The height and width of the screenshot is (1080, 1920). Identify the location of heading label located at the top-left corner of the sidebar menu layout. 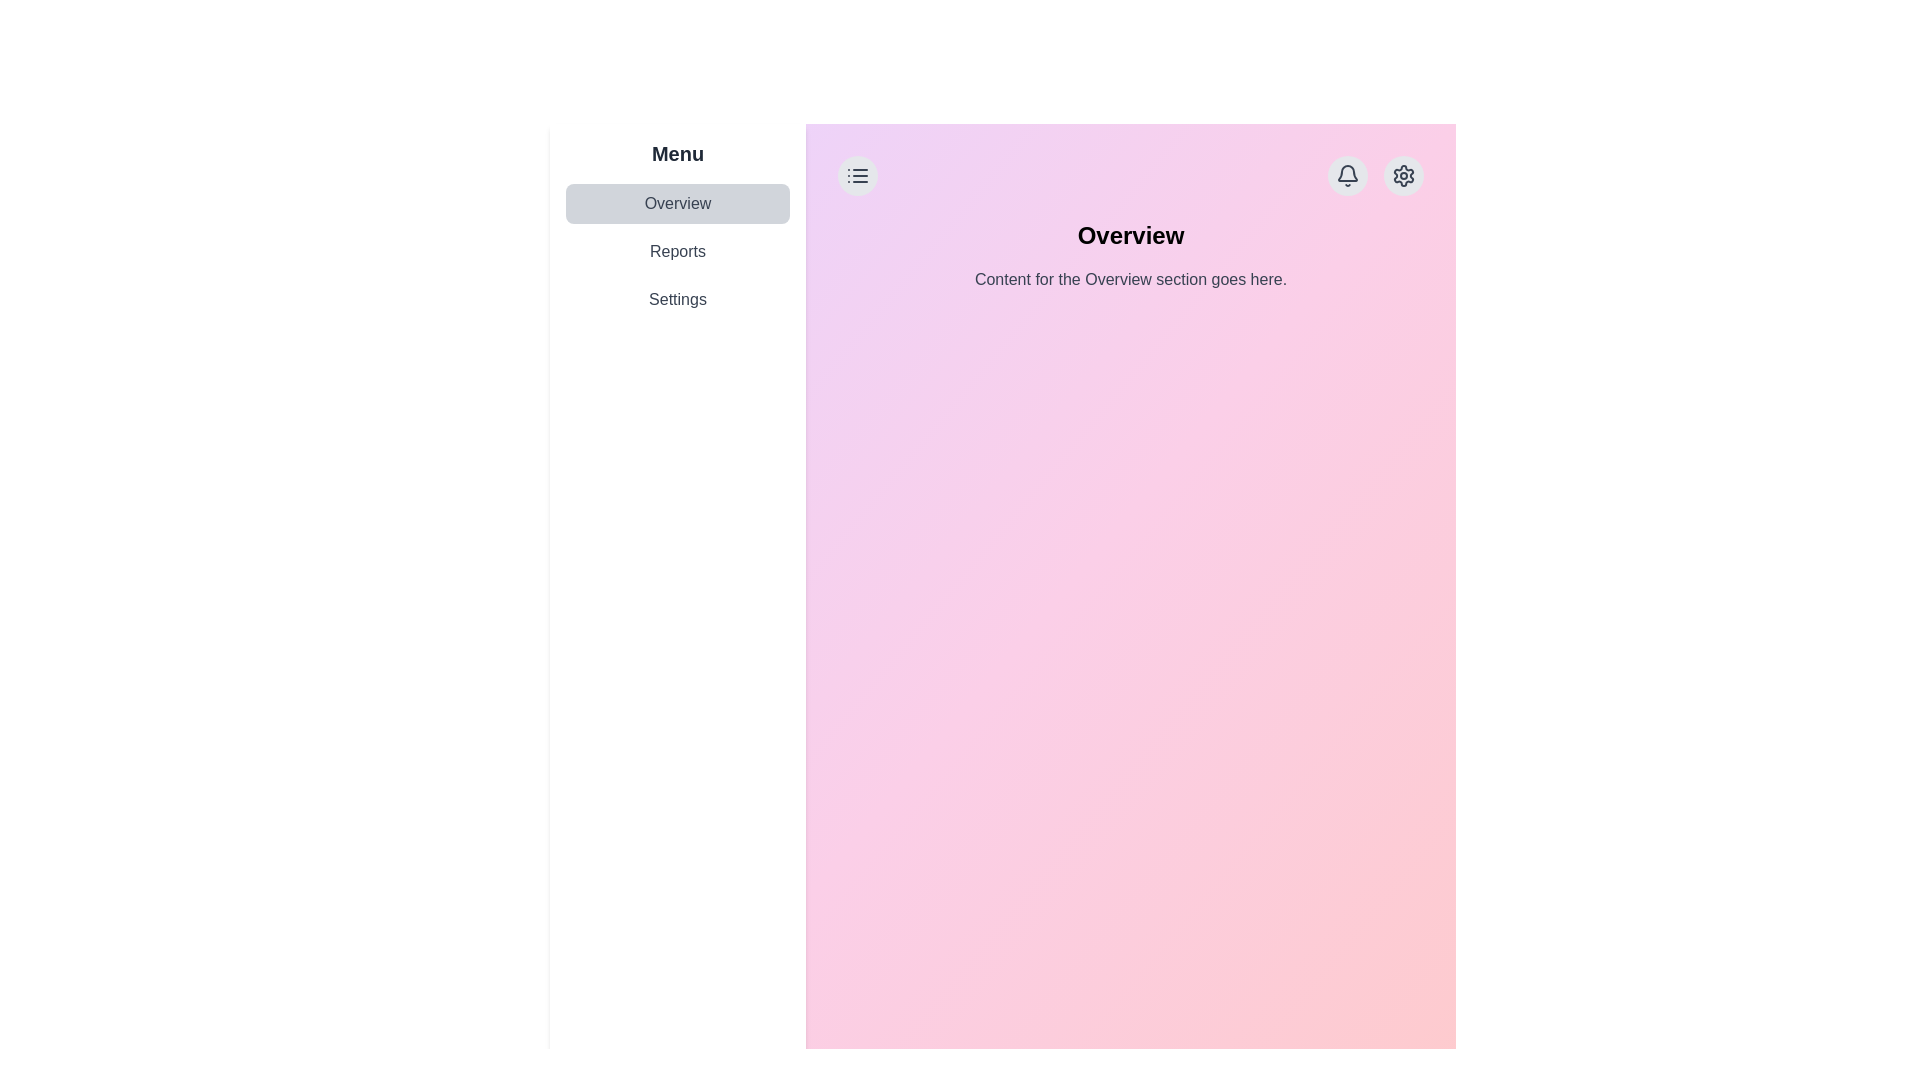
(677, 153).